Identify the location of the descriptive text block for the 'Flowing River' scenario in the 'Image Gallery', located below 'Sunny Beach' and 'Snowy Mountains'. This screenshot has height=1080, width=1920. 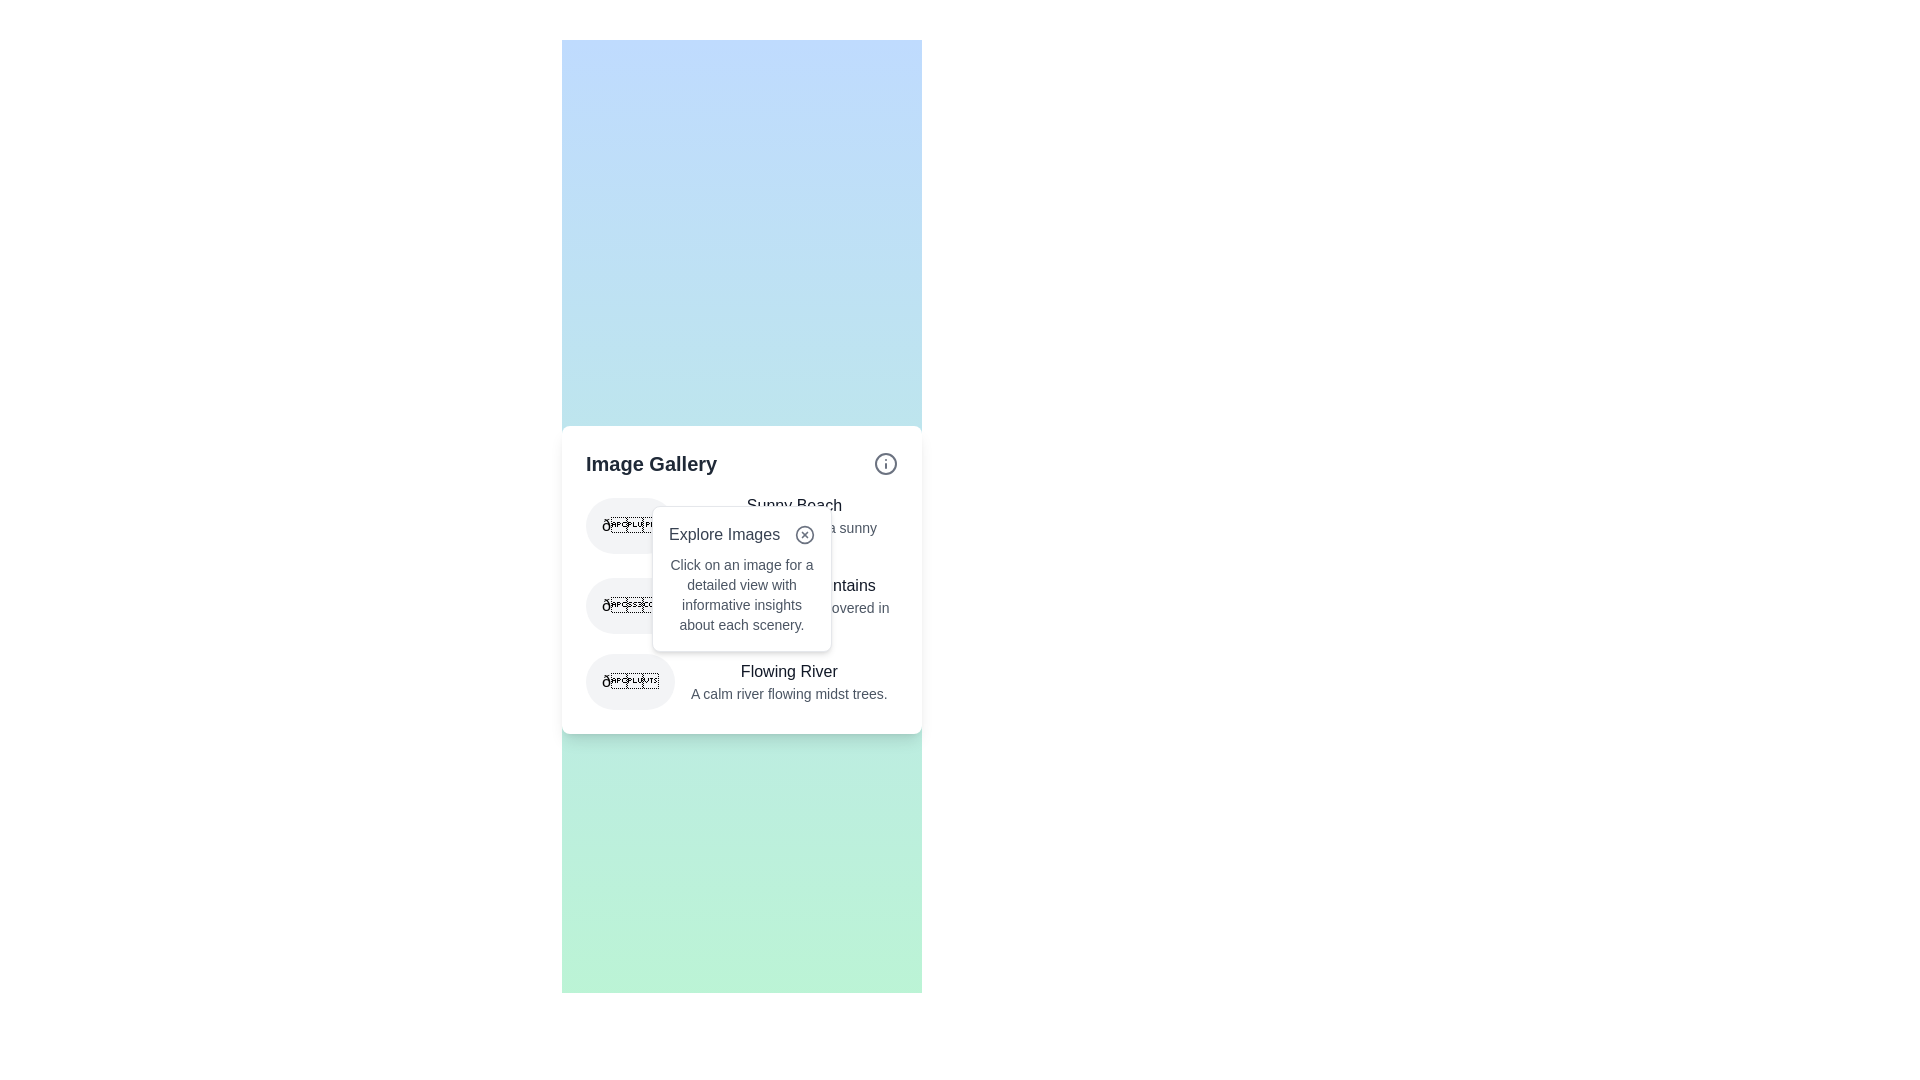
(788, 681).